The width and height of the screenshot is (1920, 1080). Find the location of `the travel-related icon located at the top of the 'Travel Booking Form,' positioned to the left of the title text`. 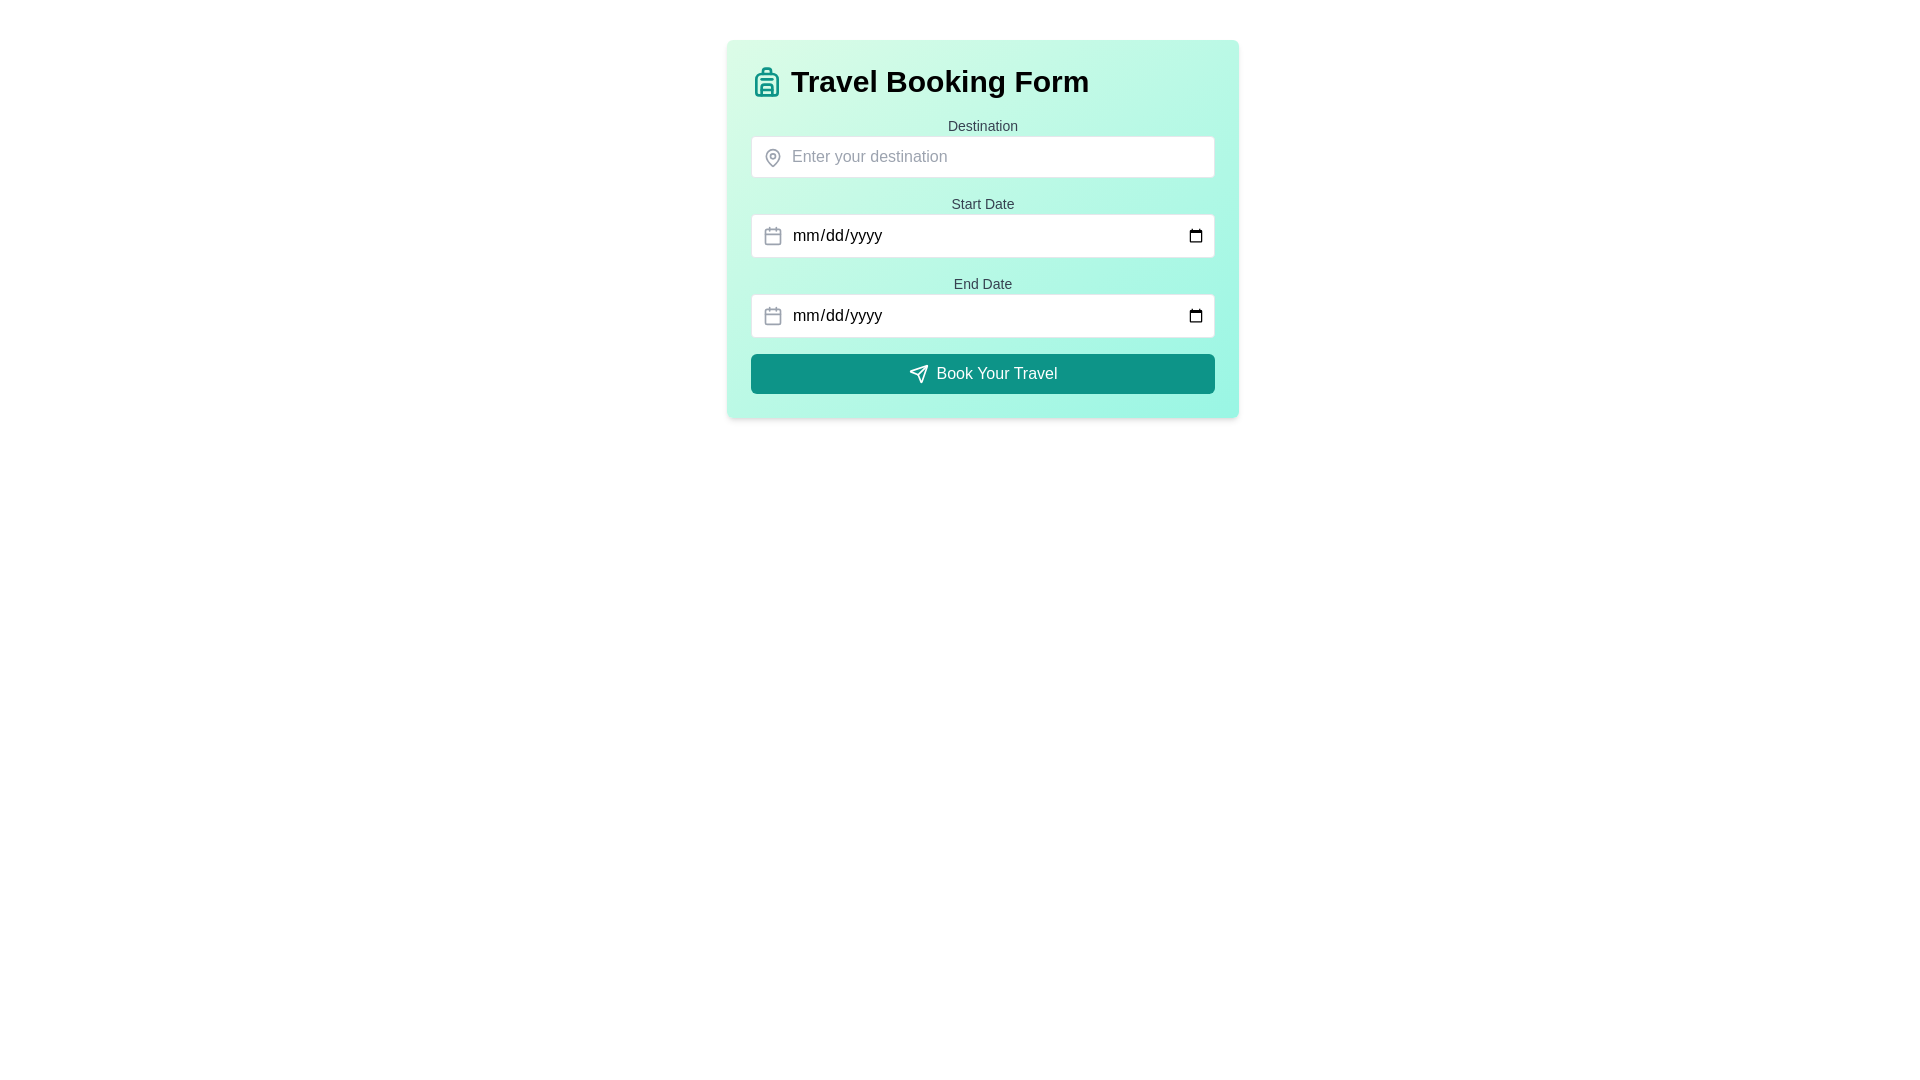

the travel-related icon located at the top of the 'Travel Booking Form,' positioned to the left of the title text is located at coordinates (766, 83).